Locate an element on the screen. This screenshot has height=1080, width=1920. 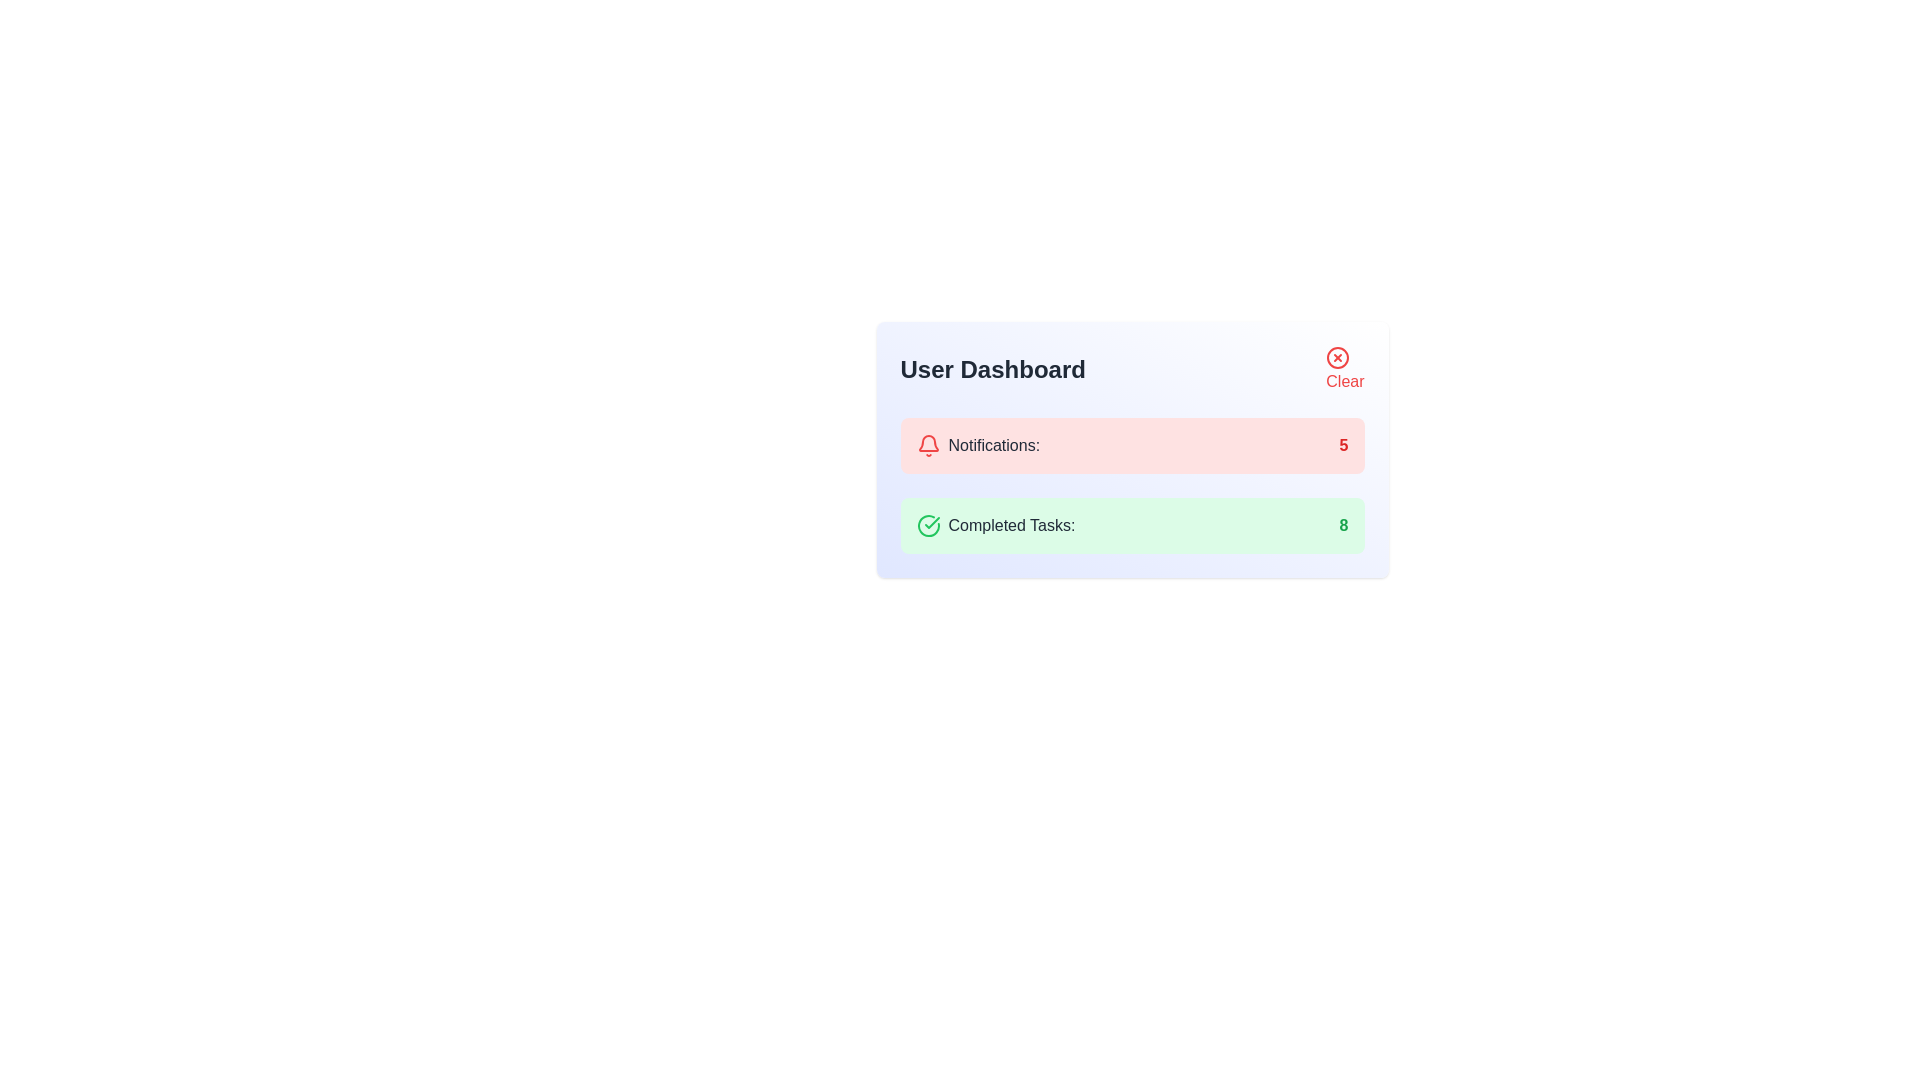
the bell icon representing the notifications feature located in the notification section of the dashboard, which opens a notification panel upon interaction is located at coordinates (927, 445).